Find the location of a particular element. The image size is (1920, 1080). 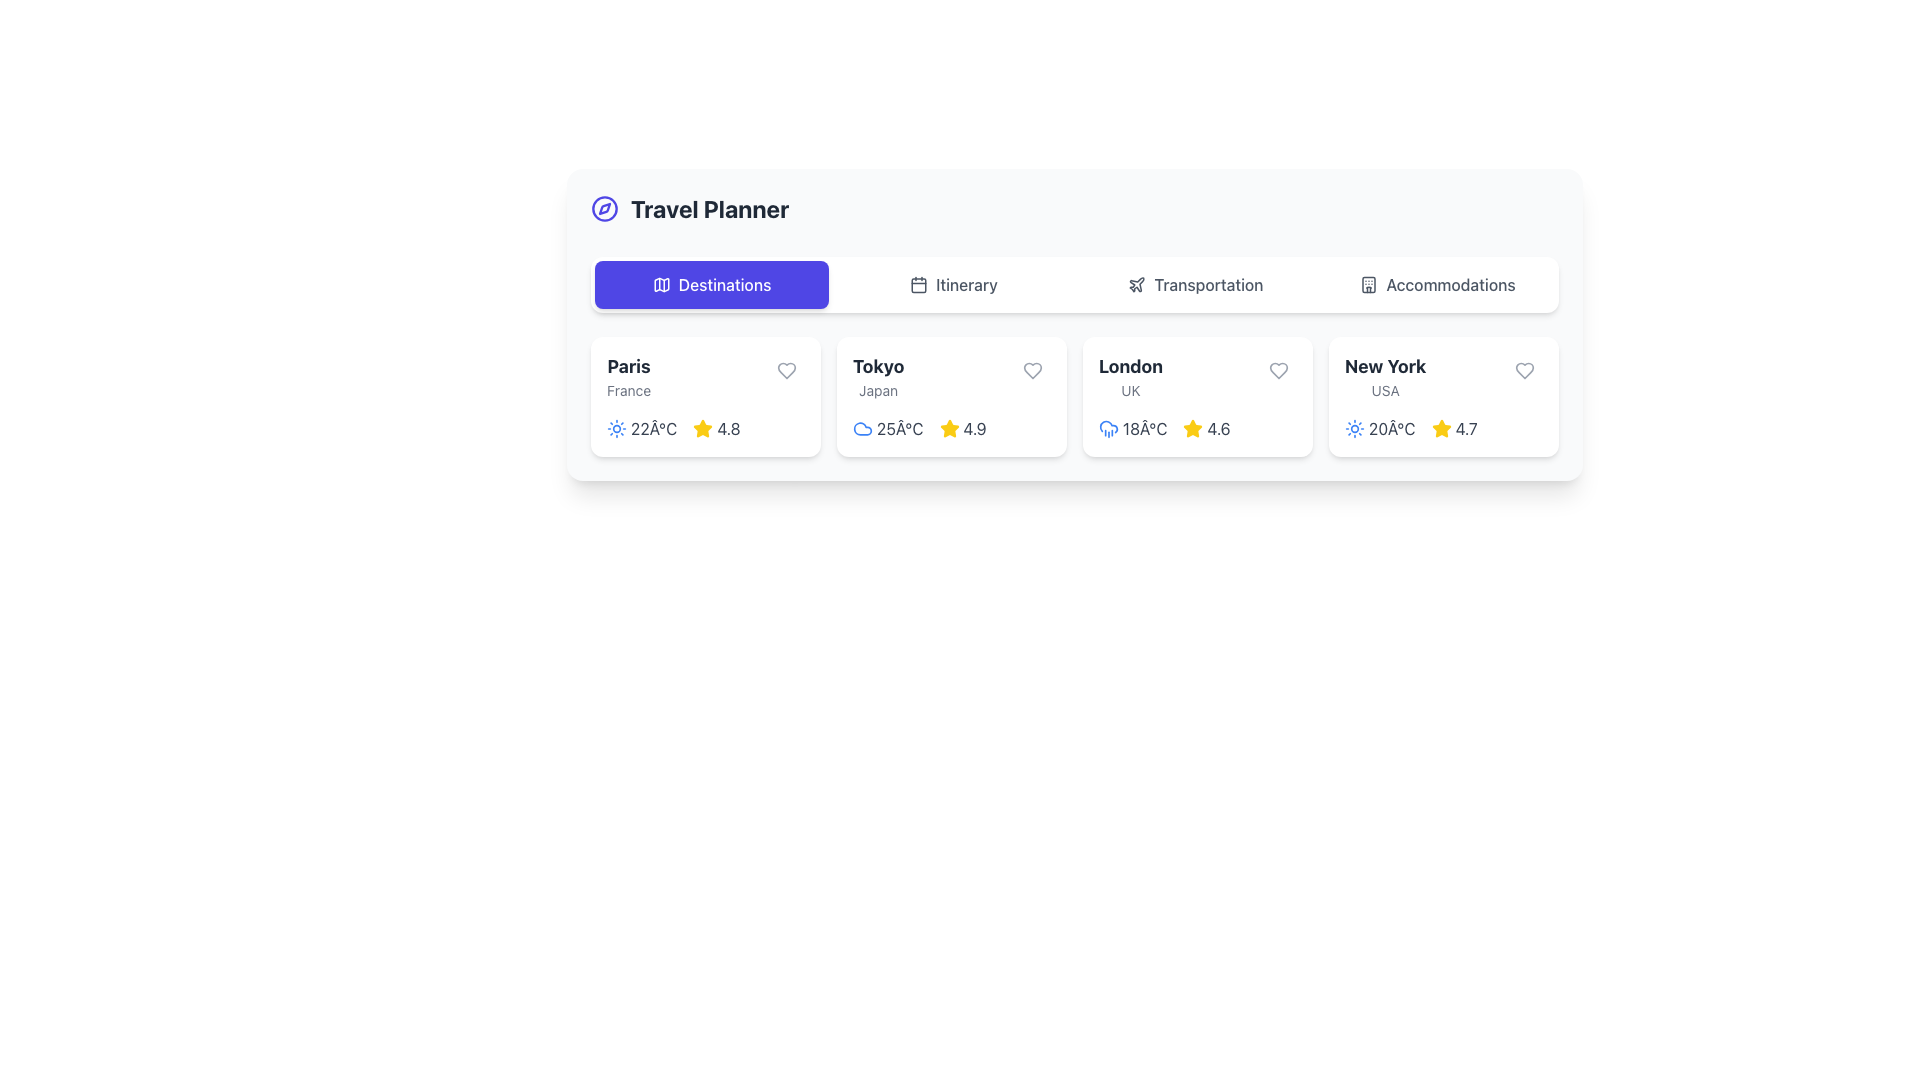

text from the Text Label that identifies the location (city and country) situated within the fourth card, to the right of the card labeled 'London' is located at coordinates (1384, 377).